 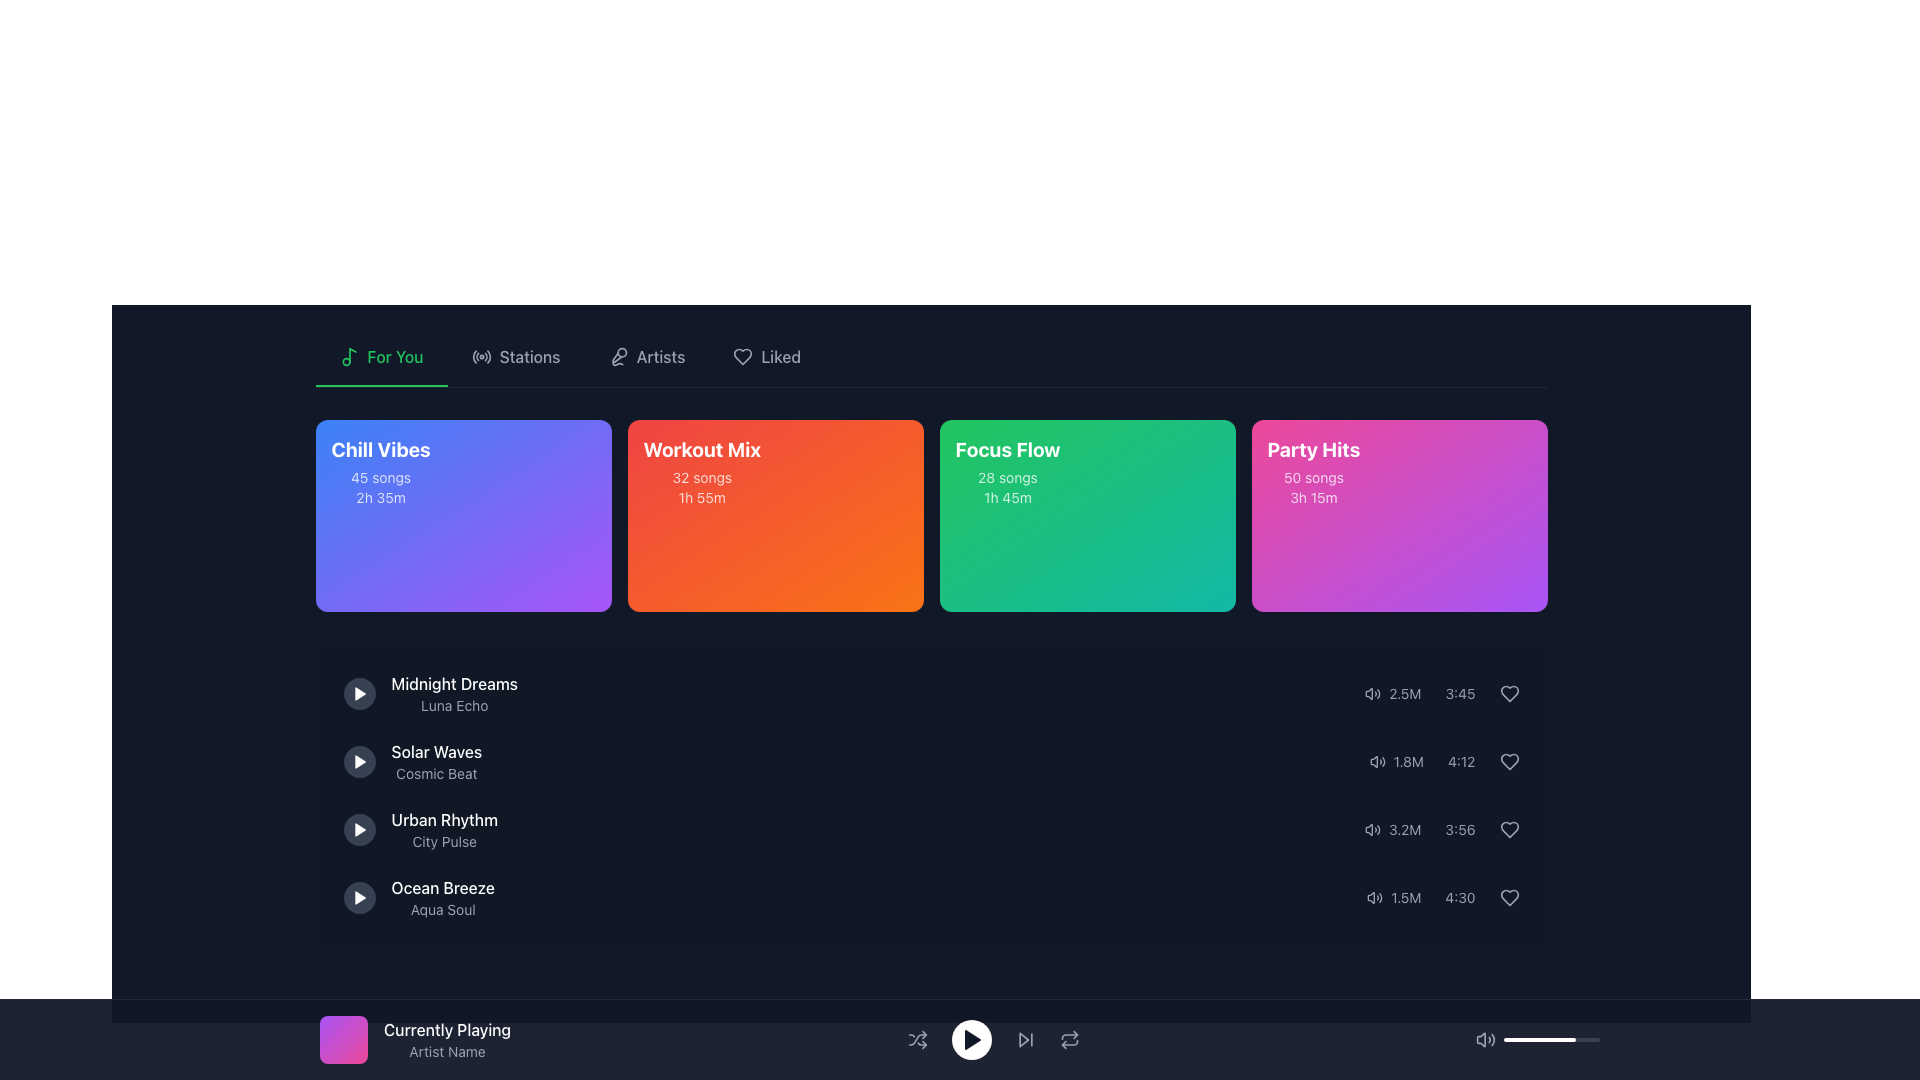 What do you see at coordinates (443, 841) in the screenshot?
I see `text label 'City Pulse' which is styled in gray and positioned below 'Urban Rhythm' in the song list` at bounding box center [443, 841].